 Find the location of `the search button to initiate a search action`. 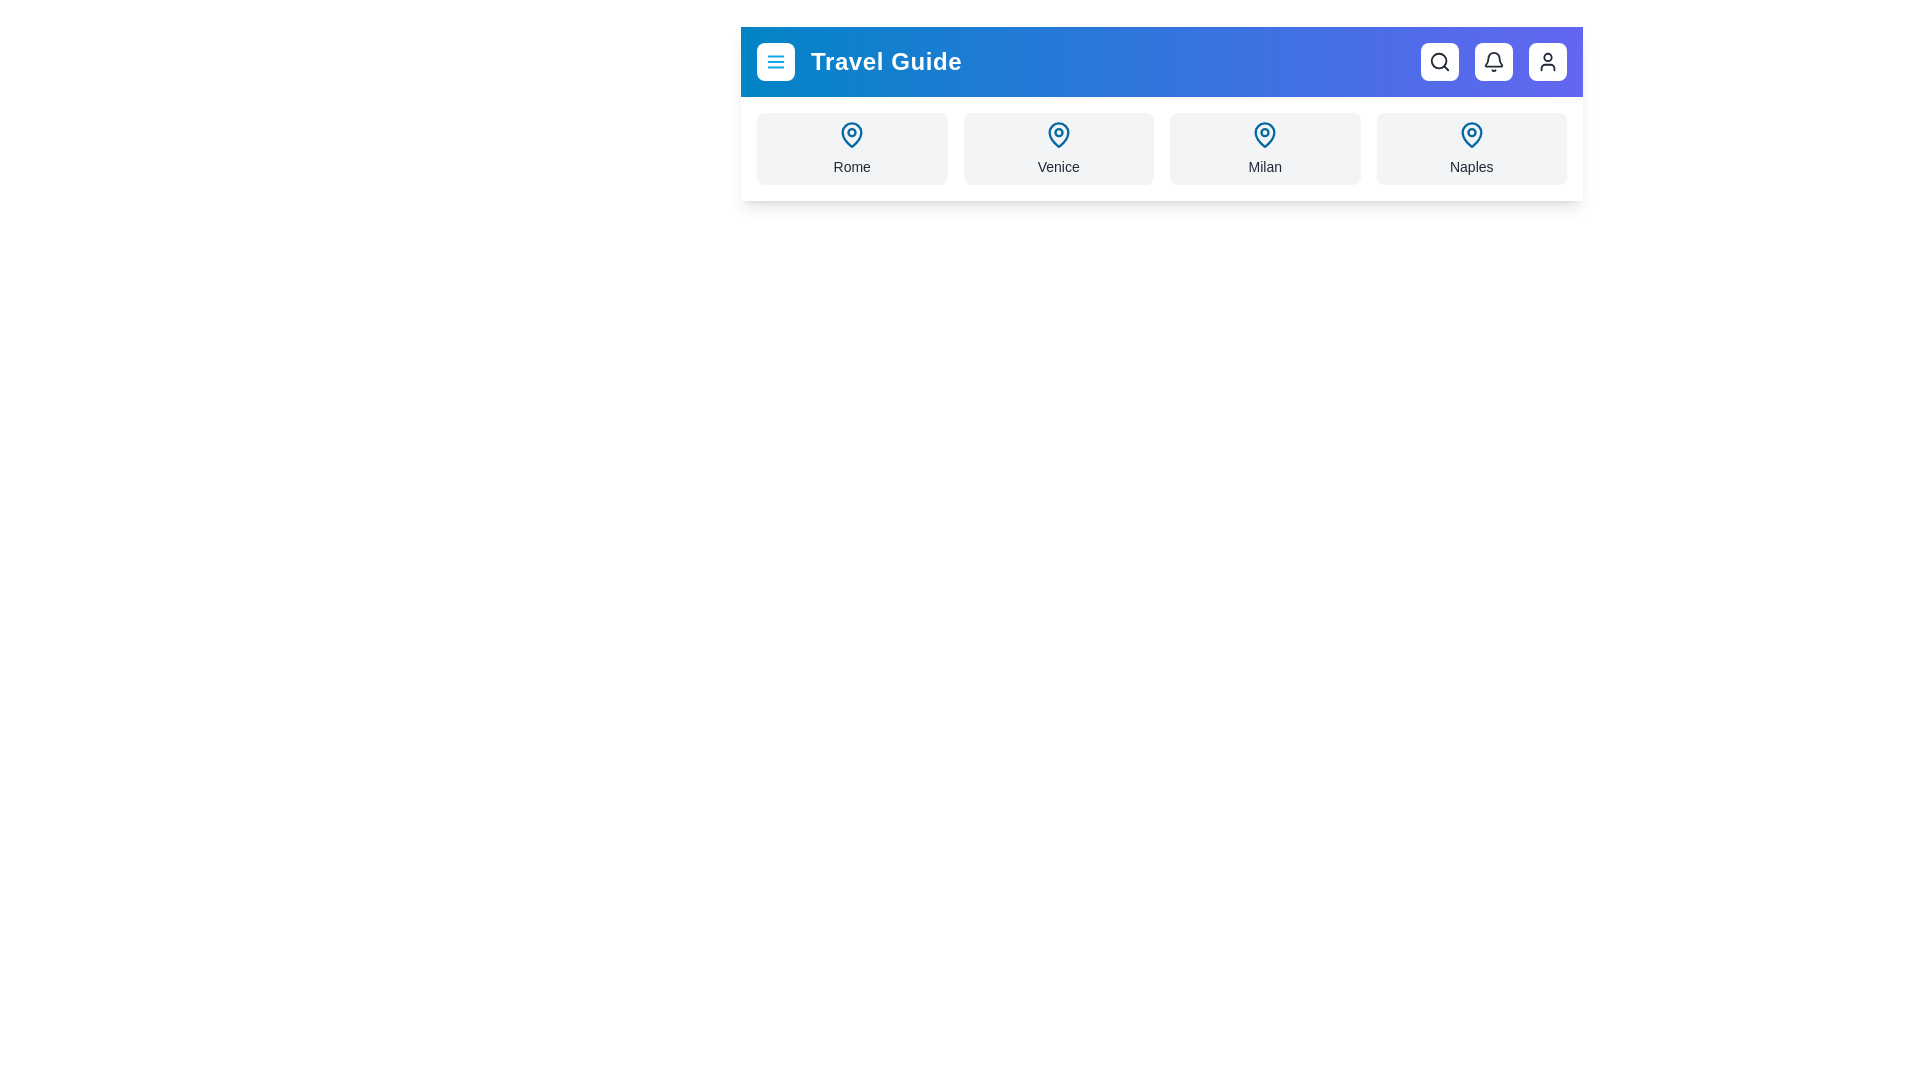

the search button to initiate a search action is located at coordinates (1440, 60).